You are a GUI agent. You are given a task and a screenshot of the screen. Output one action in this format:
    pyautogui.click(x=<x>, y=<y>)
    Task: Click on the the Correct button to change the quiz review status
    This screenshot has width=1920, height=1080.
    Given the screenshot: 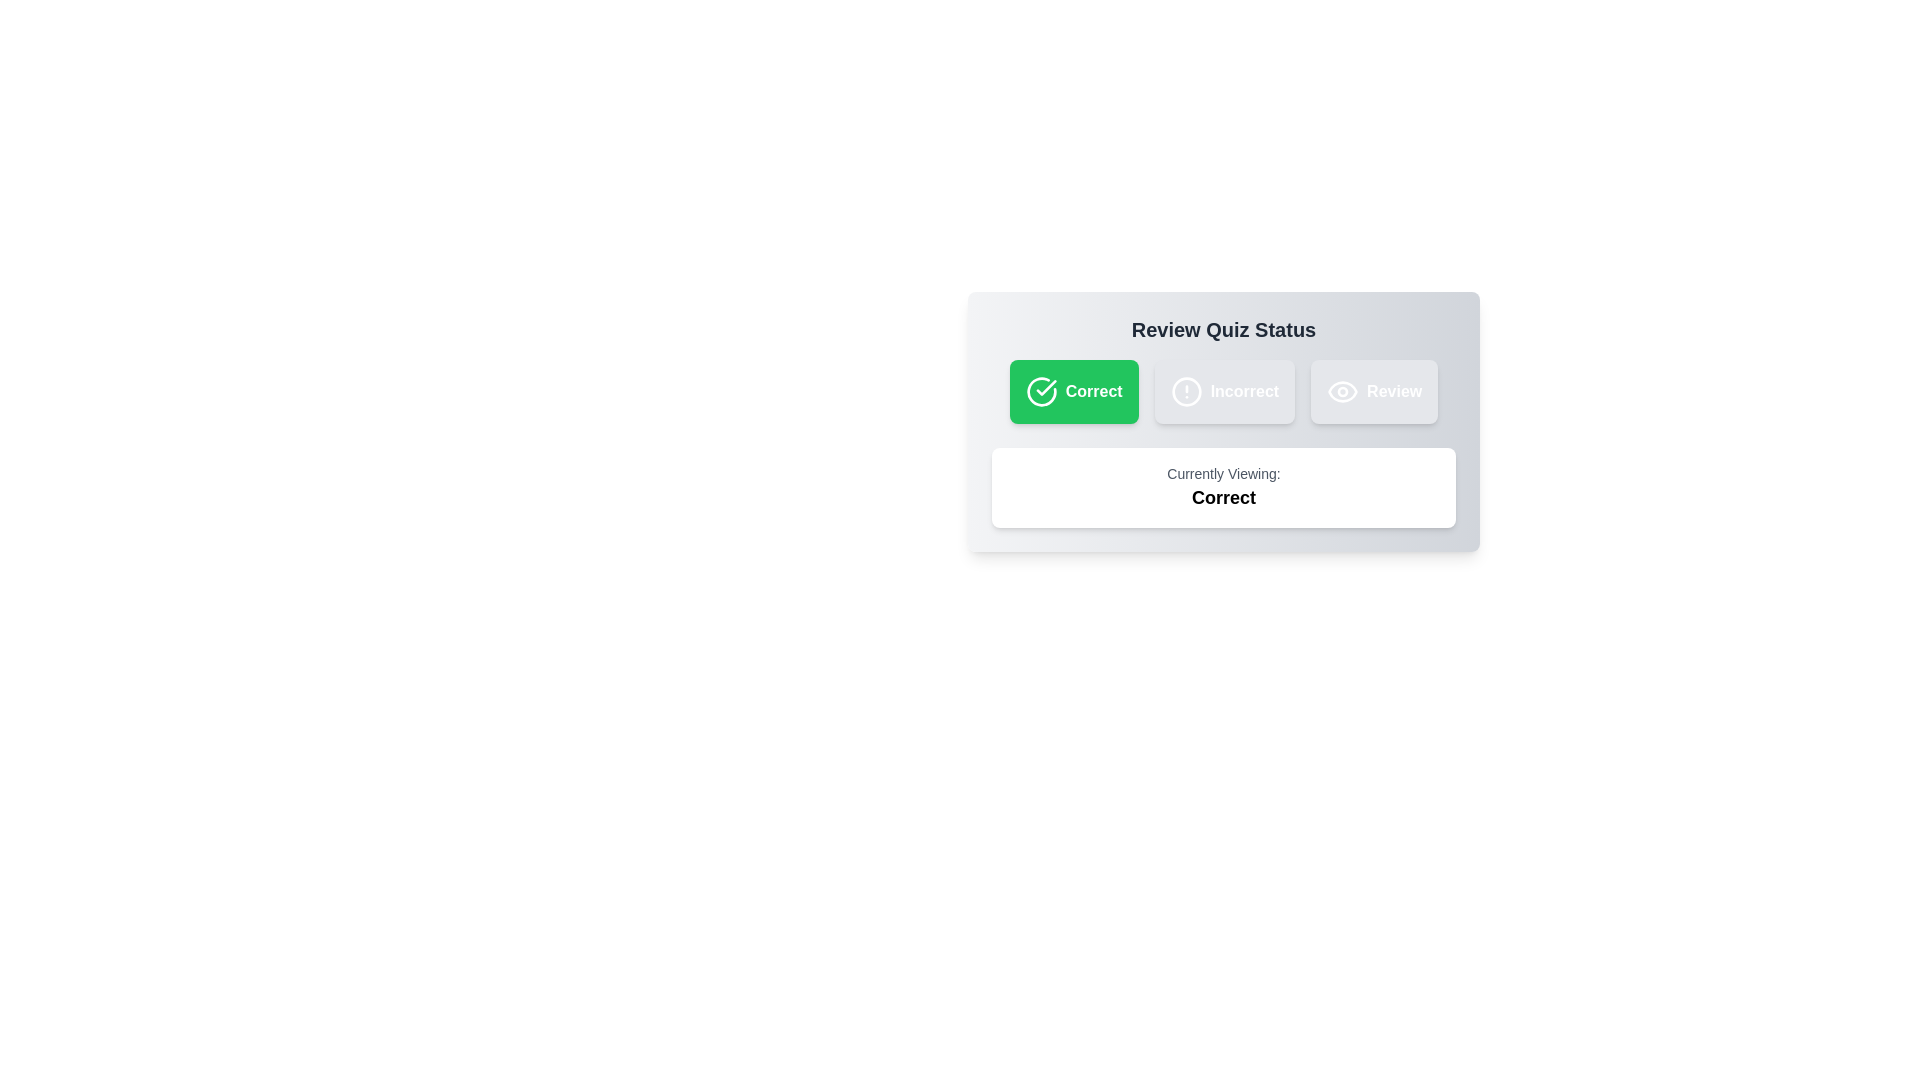 What is the action you would take?
    pyautogui.click(x=1073, y=392)
    